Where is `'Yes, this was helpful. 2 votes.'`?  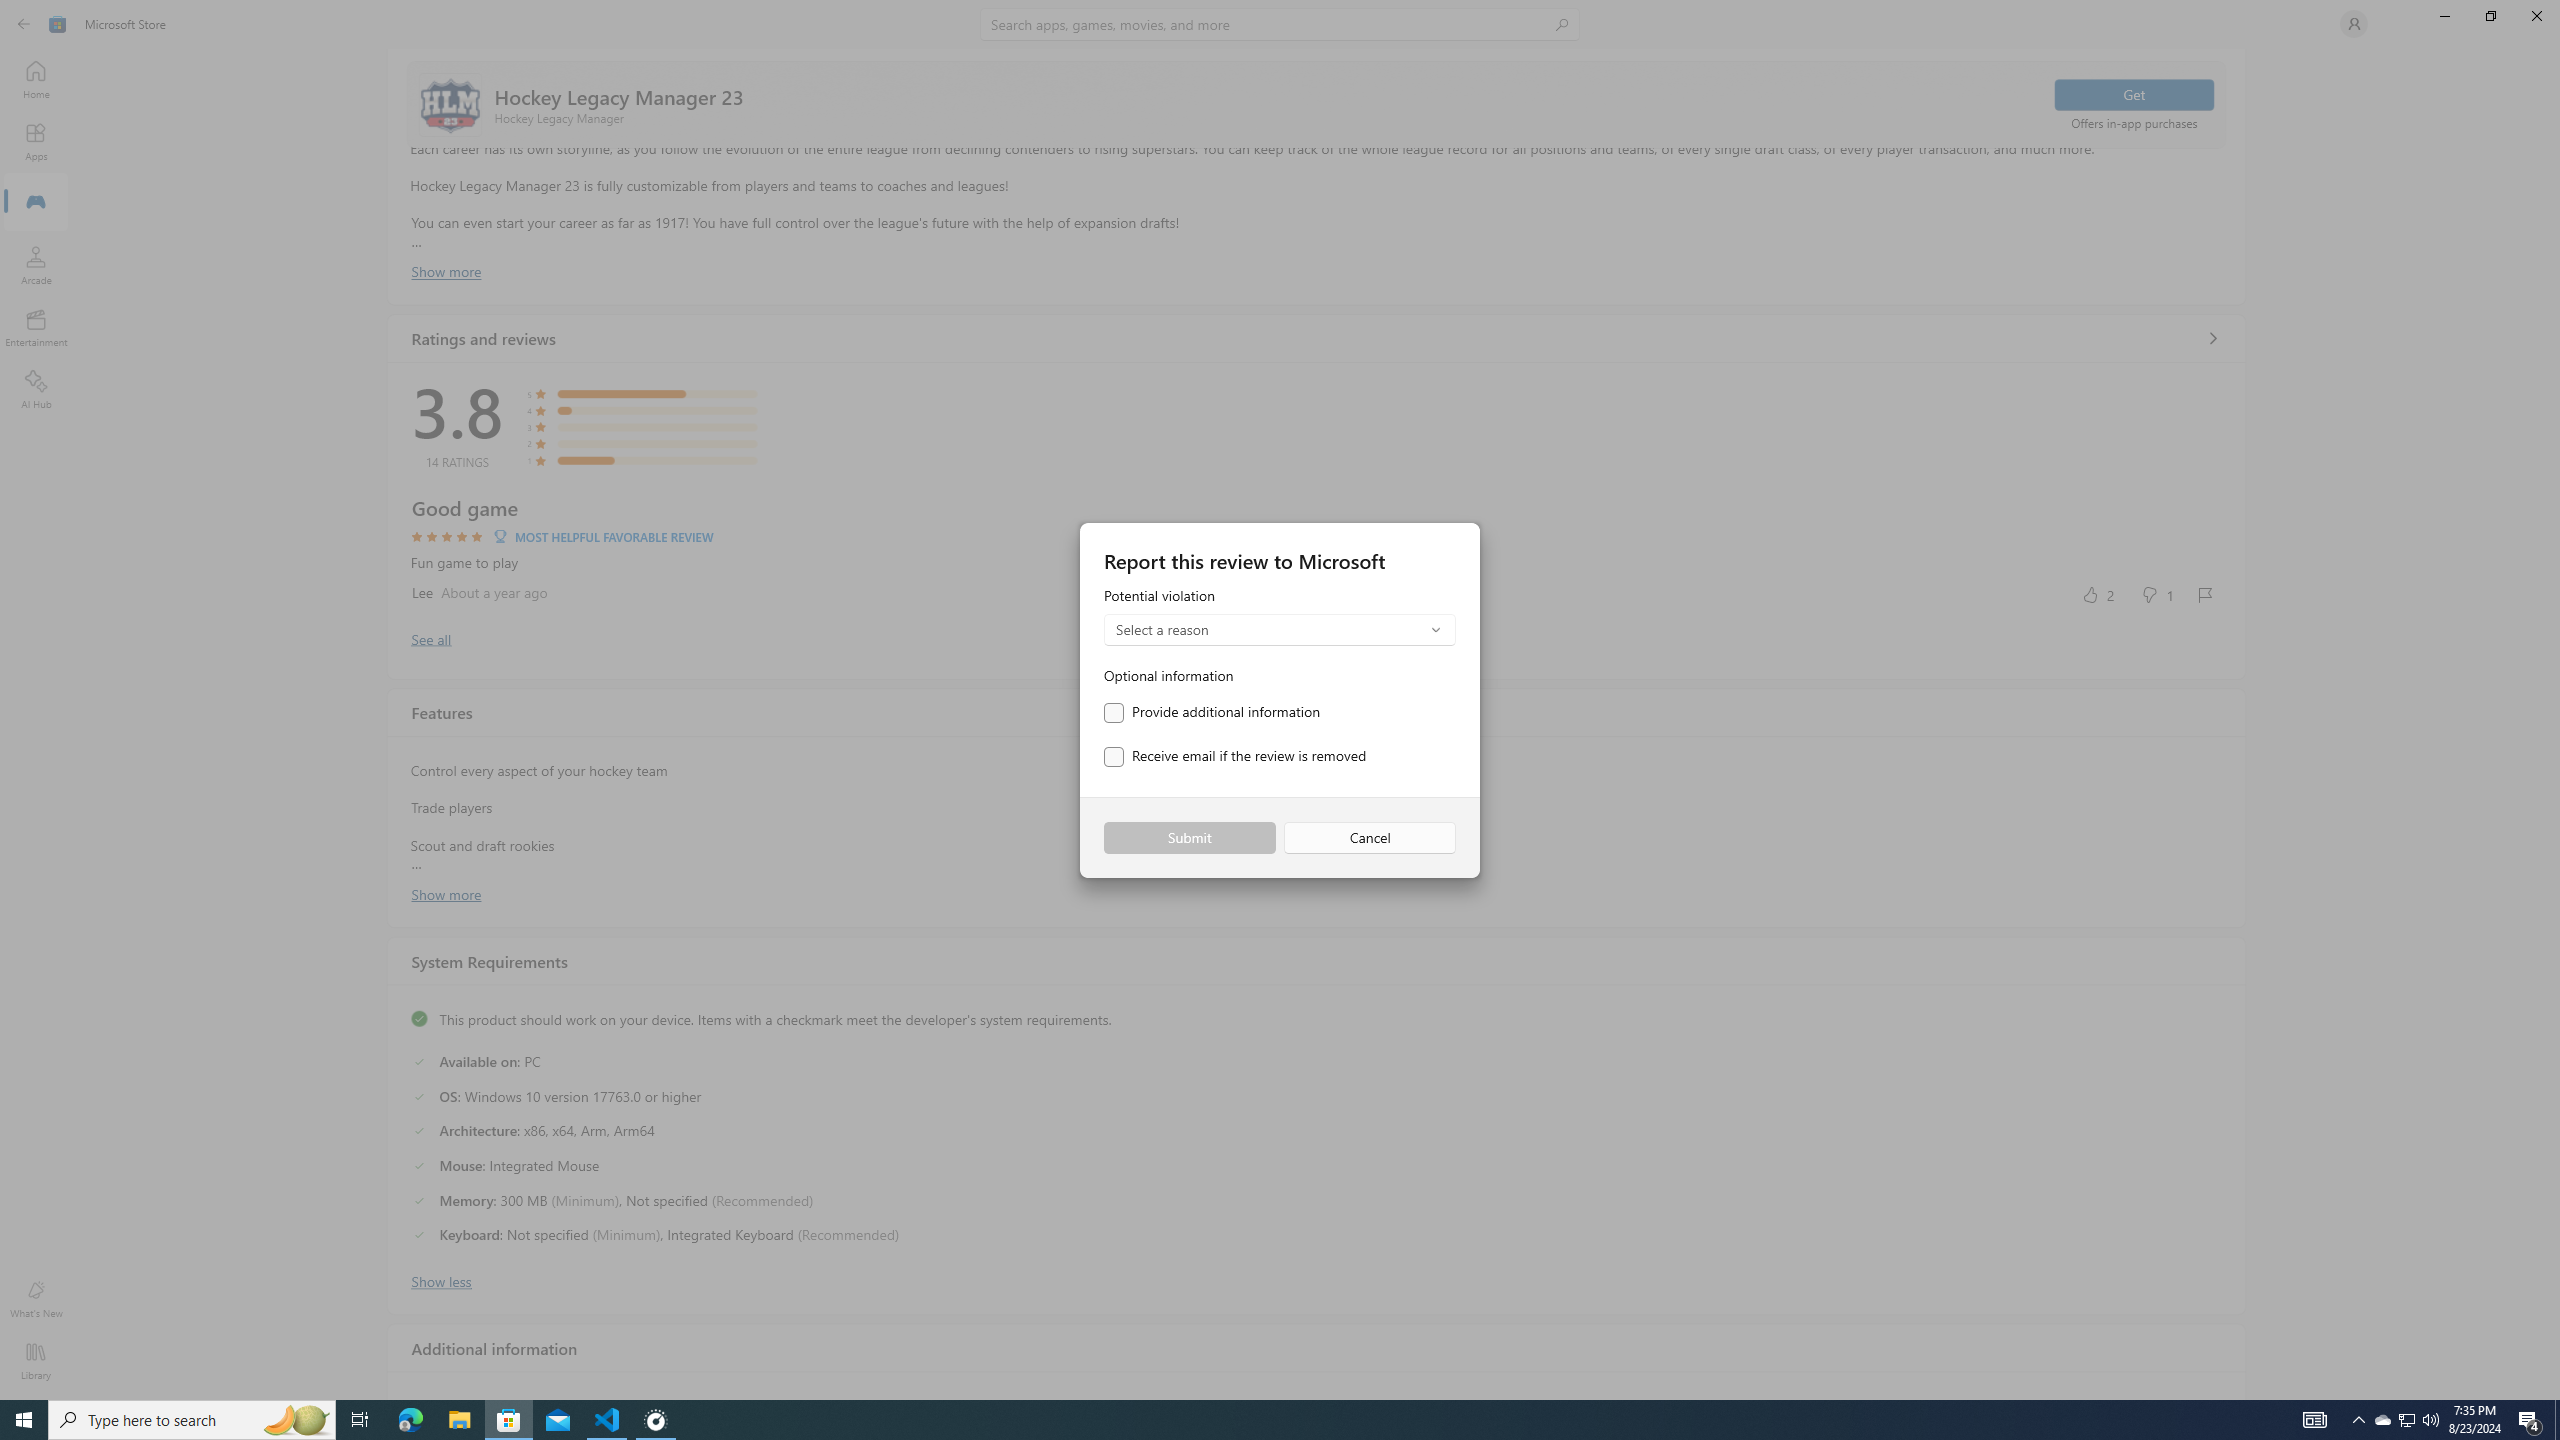
'Yes, this was helpful. 2 votes.' is located at coordinates (2096, 593).